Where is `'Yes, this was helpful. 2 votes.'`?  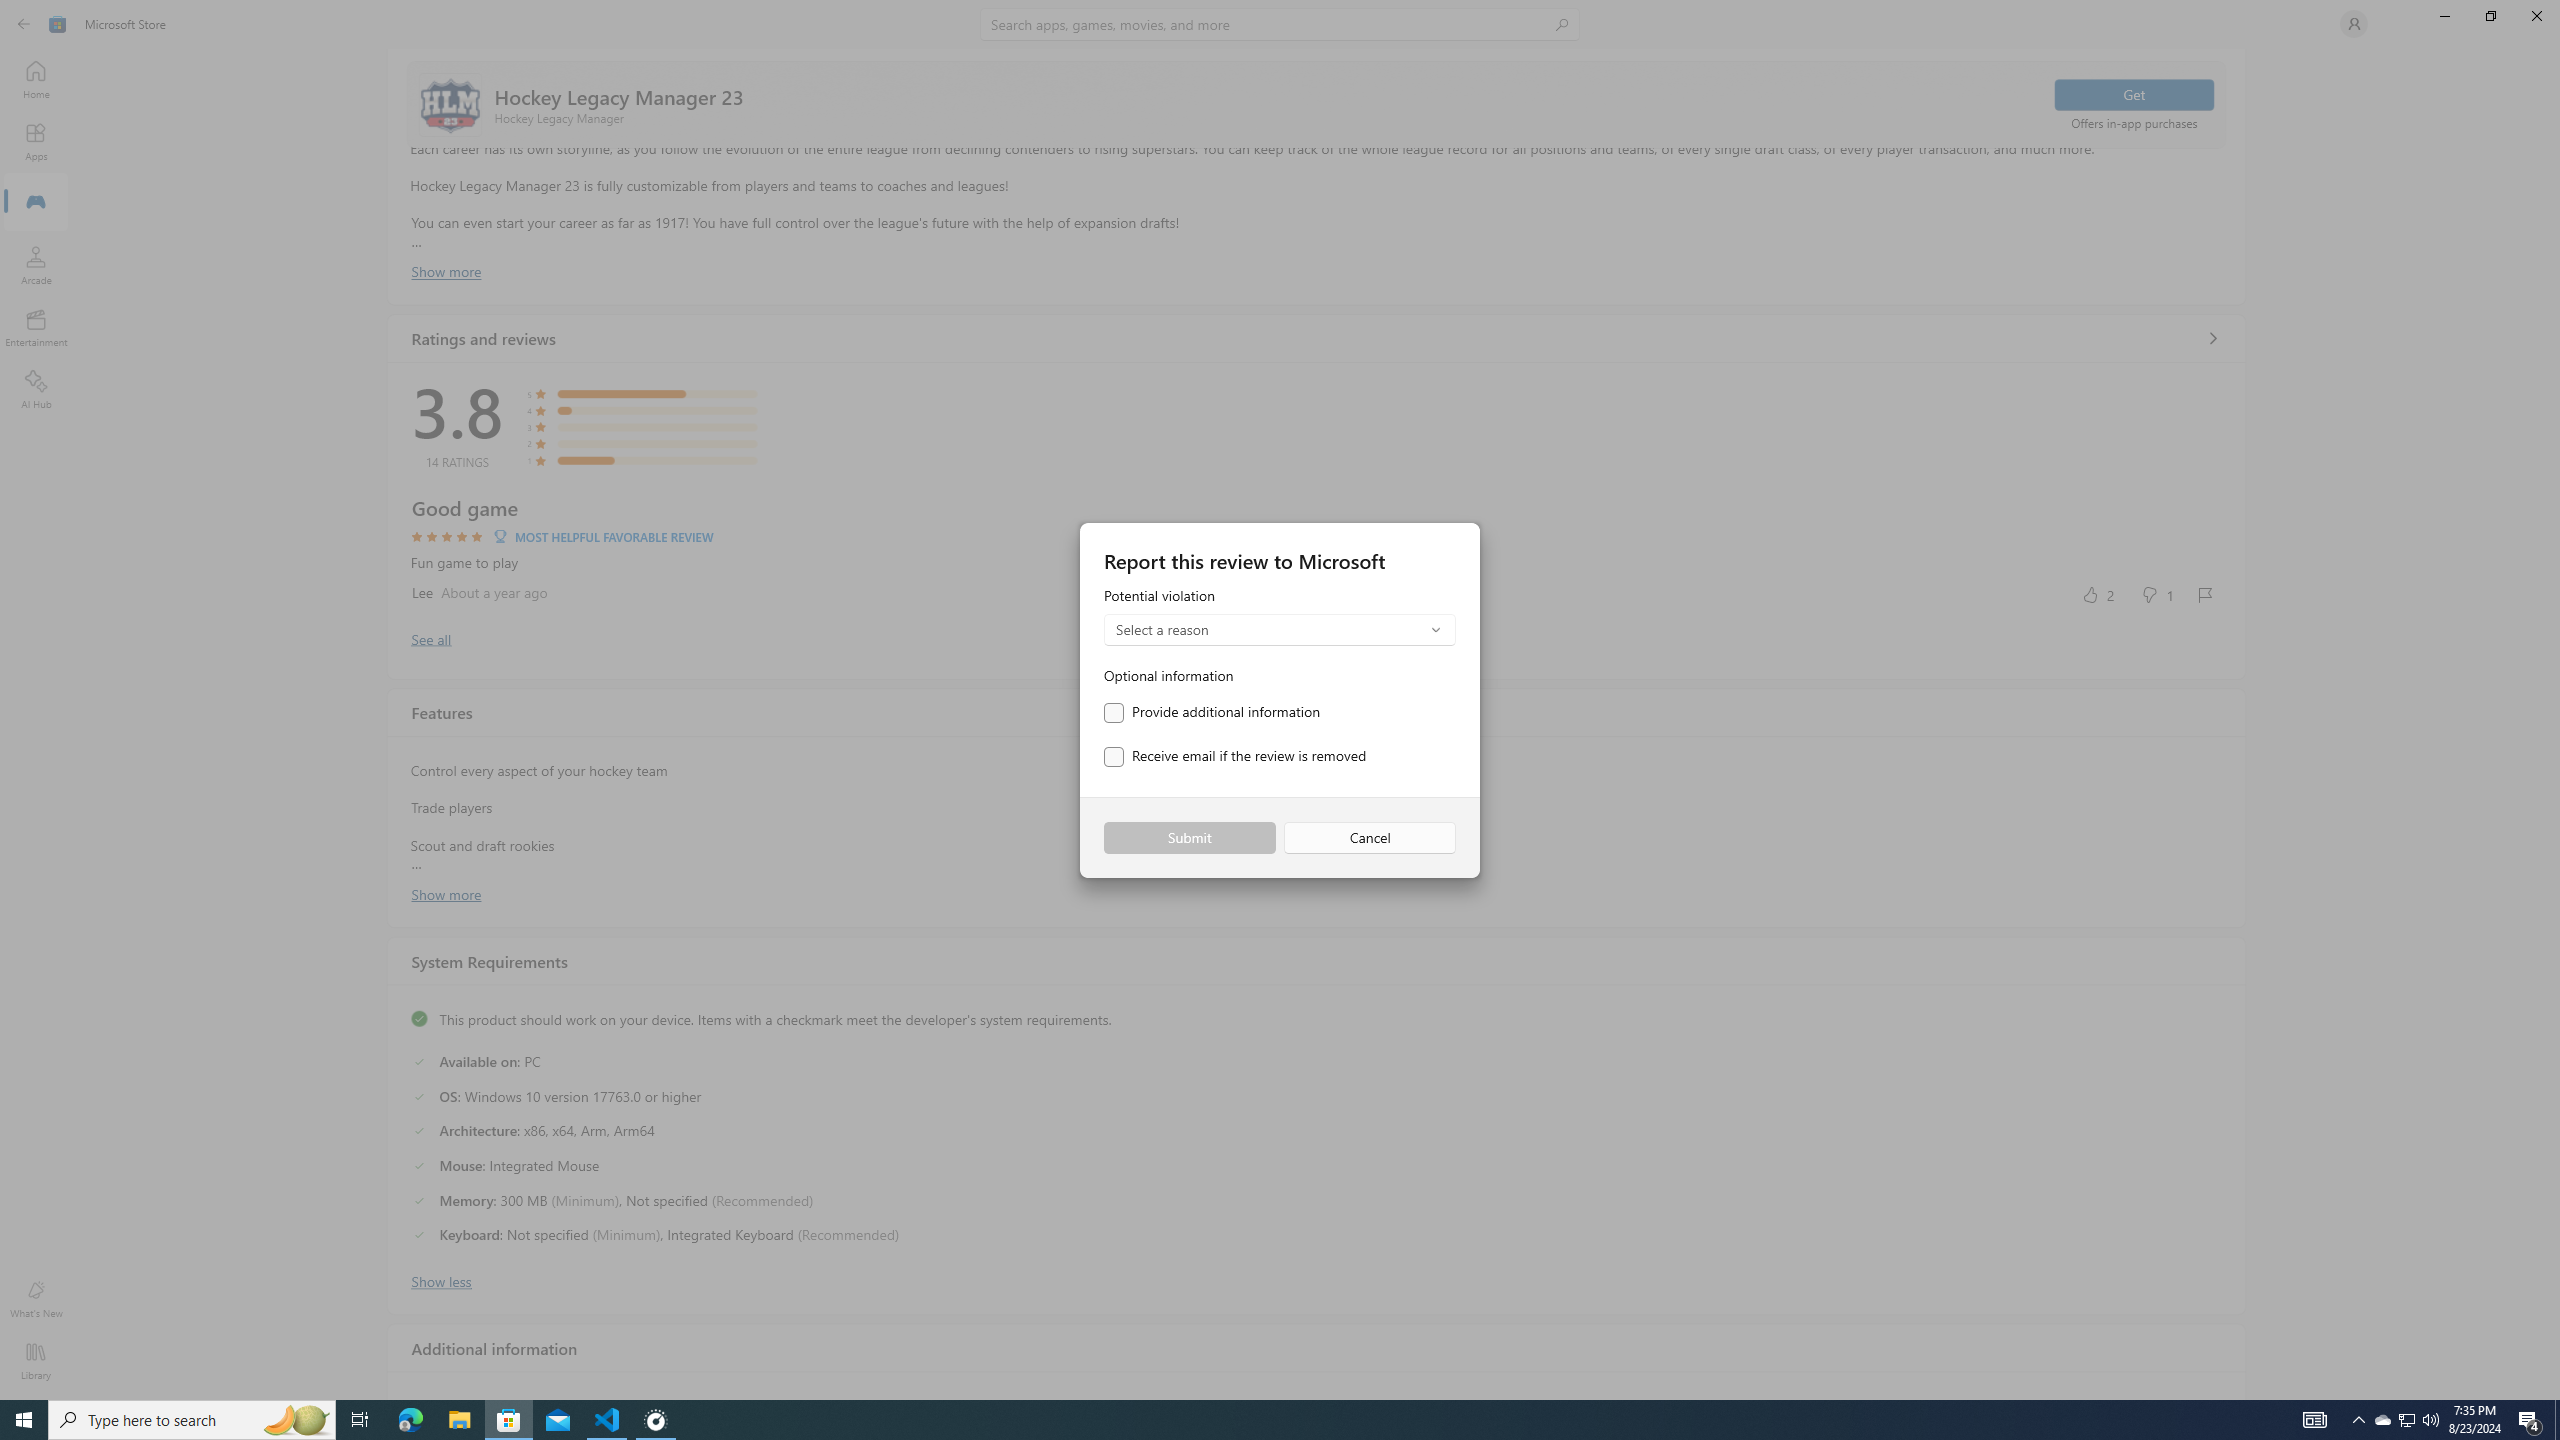
'Yes, this was helpful. 2 votes.' is located at coordinates (2096, 593).